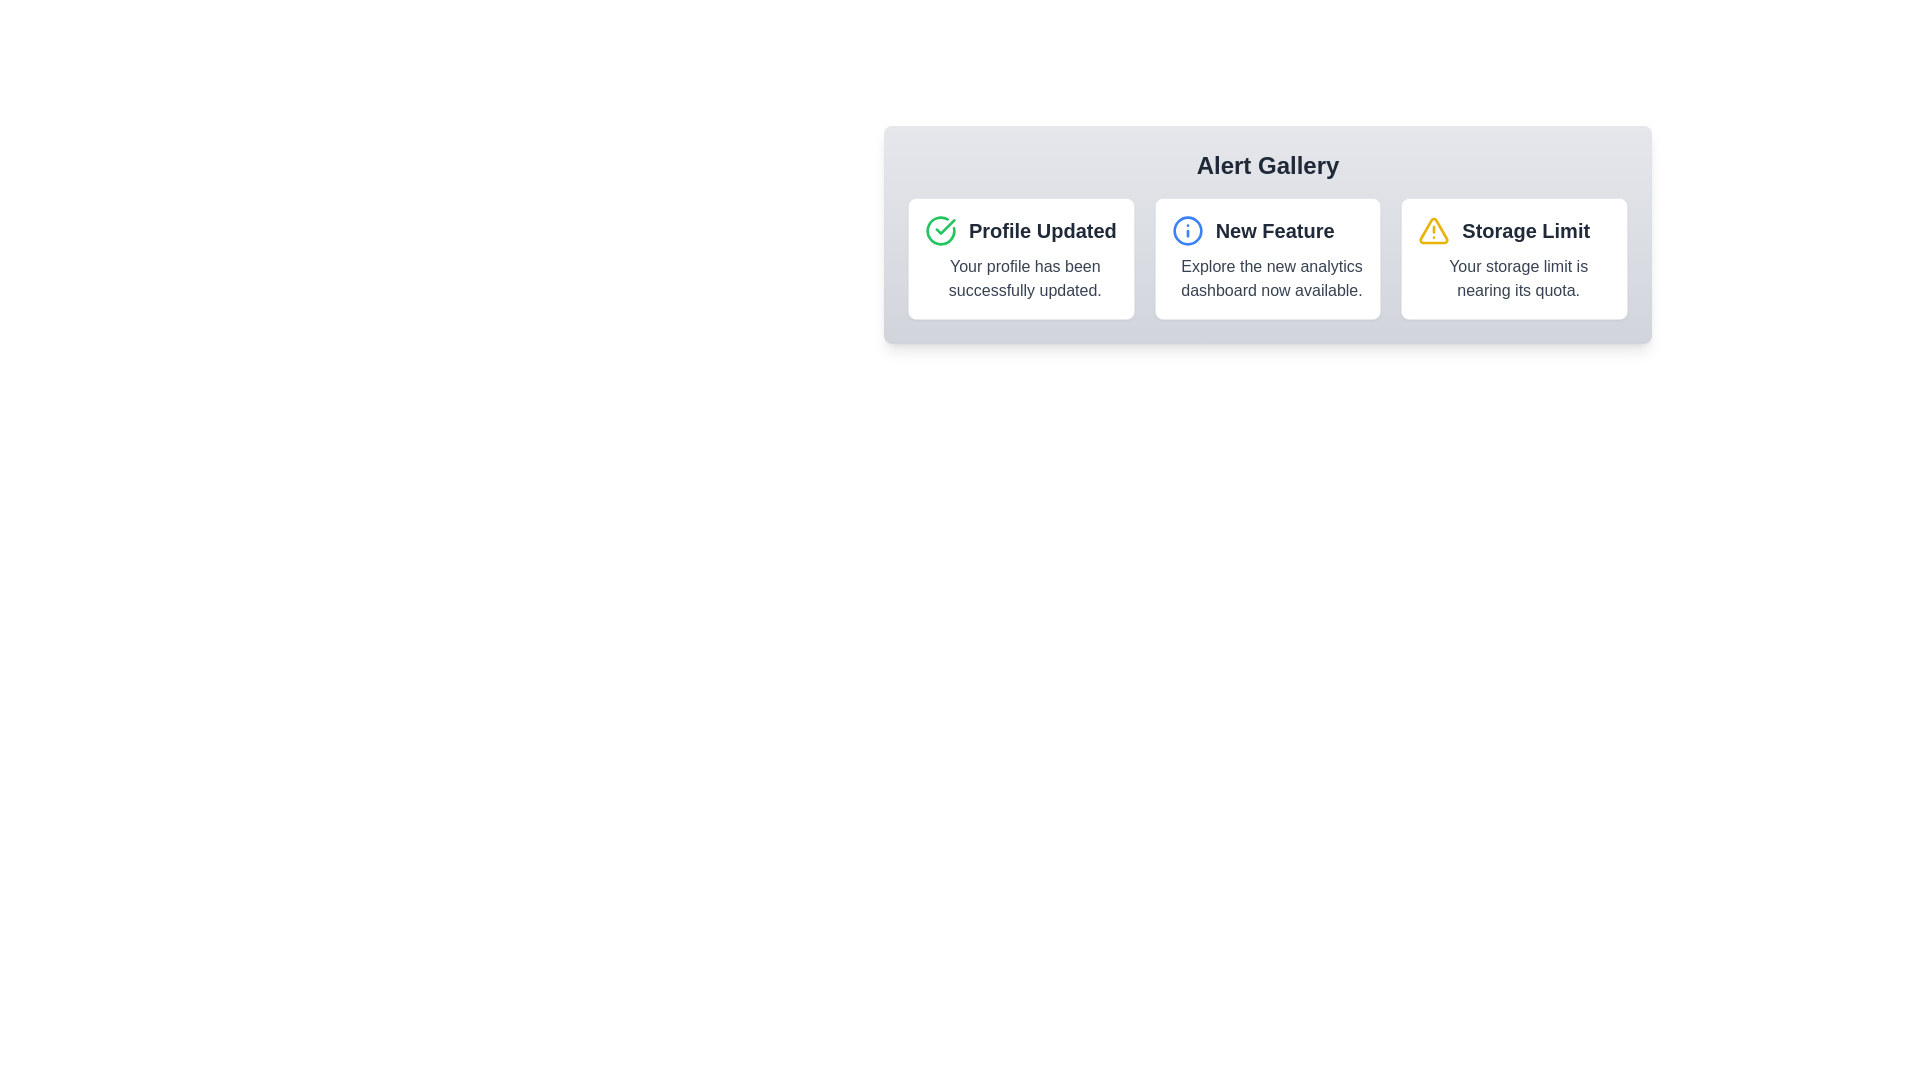  I want to click on the triangular alert icon with a yellow border and exclamation mark located in the third card labeled 'Storage Limit' in the Alert Gallery, so click(1433, 230).